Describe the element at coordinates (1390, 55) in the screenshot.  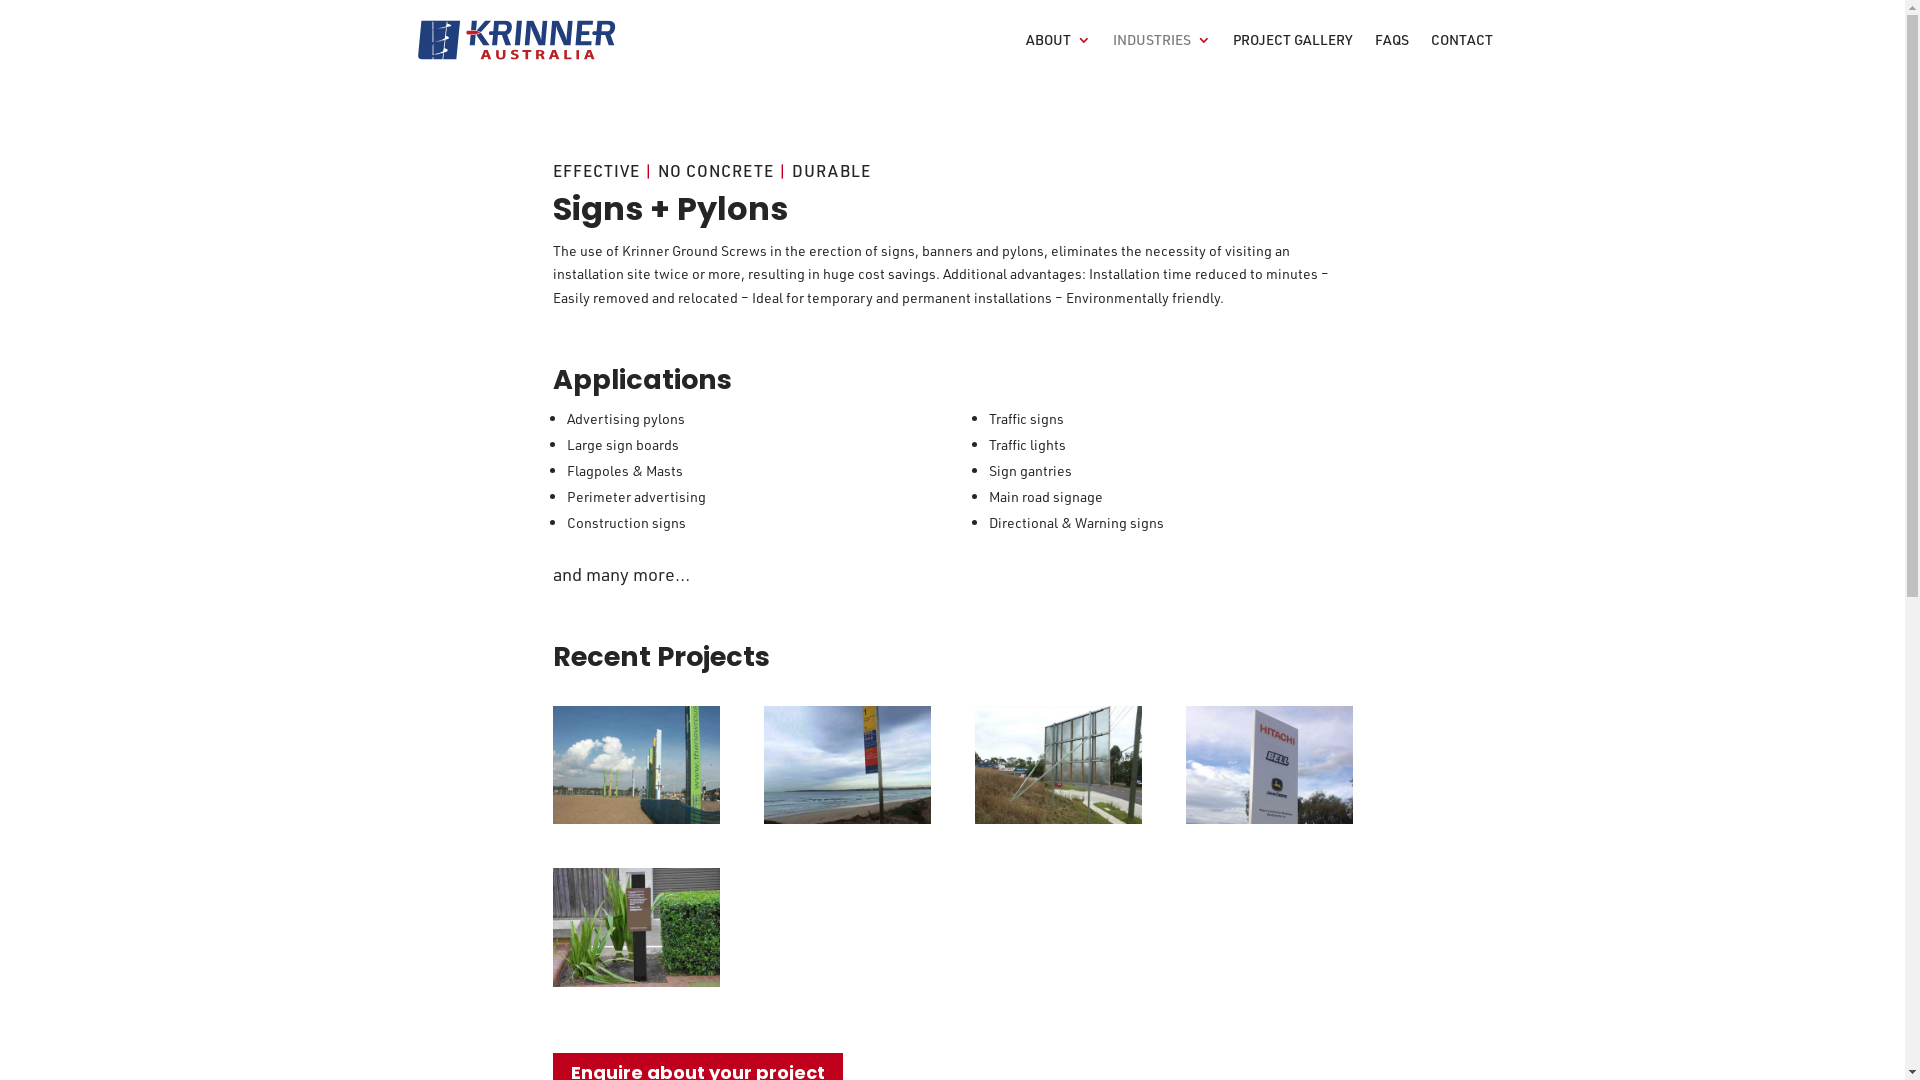
I see `'FAQS'` at that location.